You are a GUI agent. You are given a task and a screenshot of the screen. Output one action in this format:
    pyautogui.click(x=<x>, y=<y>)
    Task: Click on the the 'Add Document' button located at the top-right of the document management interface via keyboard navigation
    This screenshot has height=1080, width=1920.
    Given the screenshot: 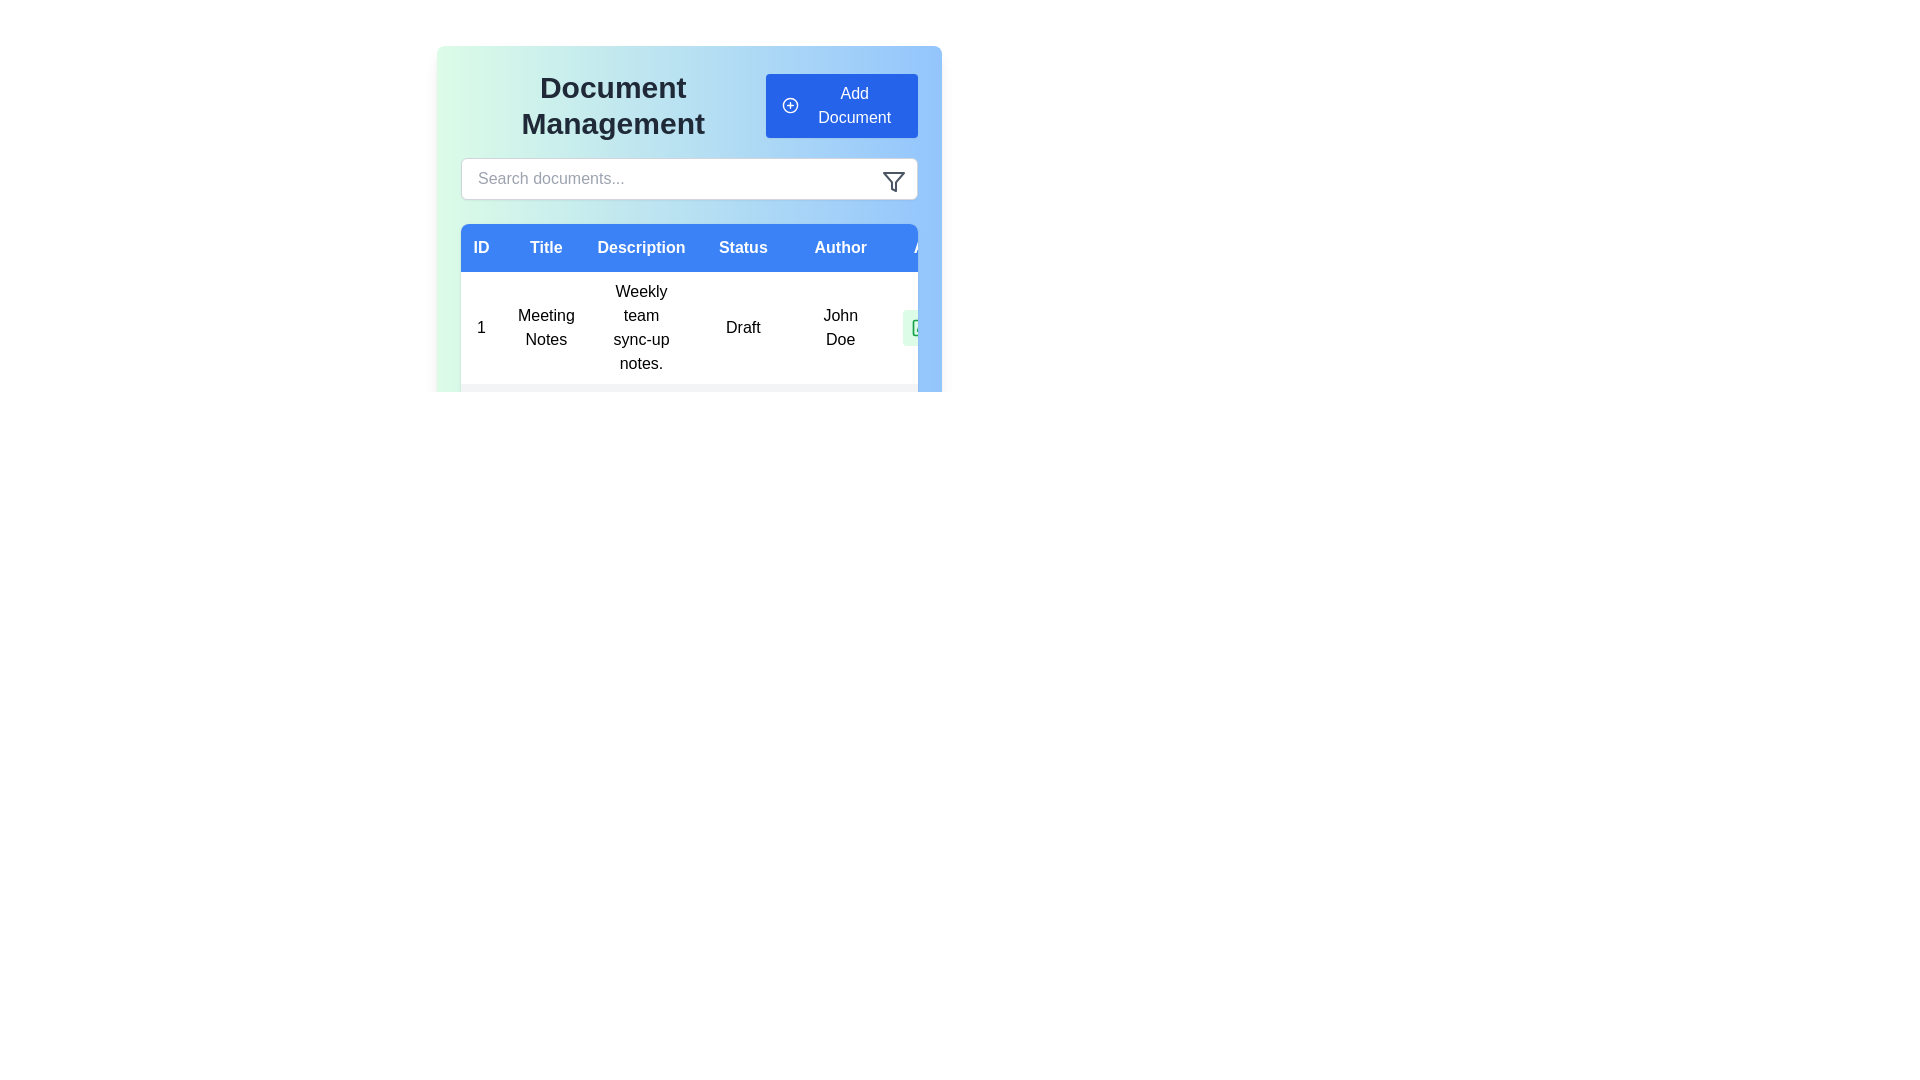 What is the action you would take?
    pyautogui.click(x=841, y=105)
    